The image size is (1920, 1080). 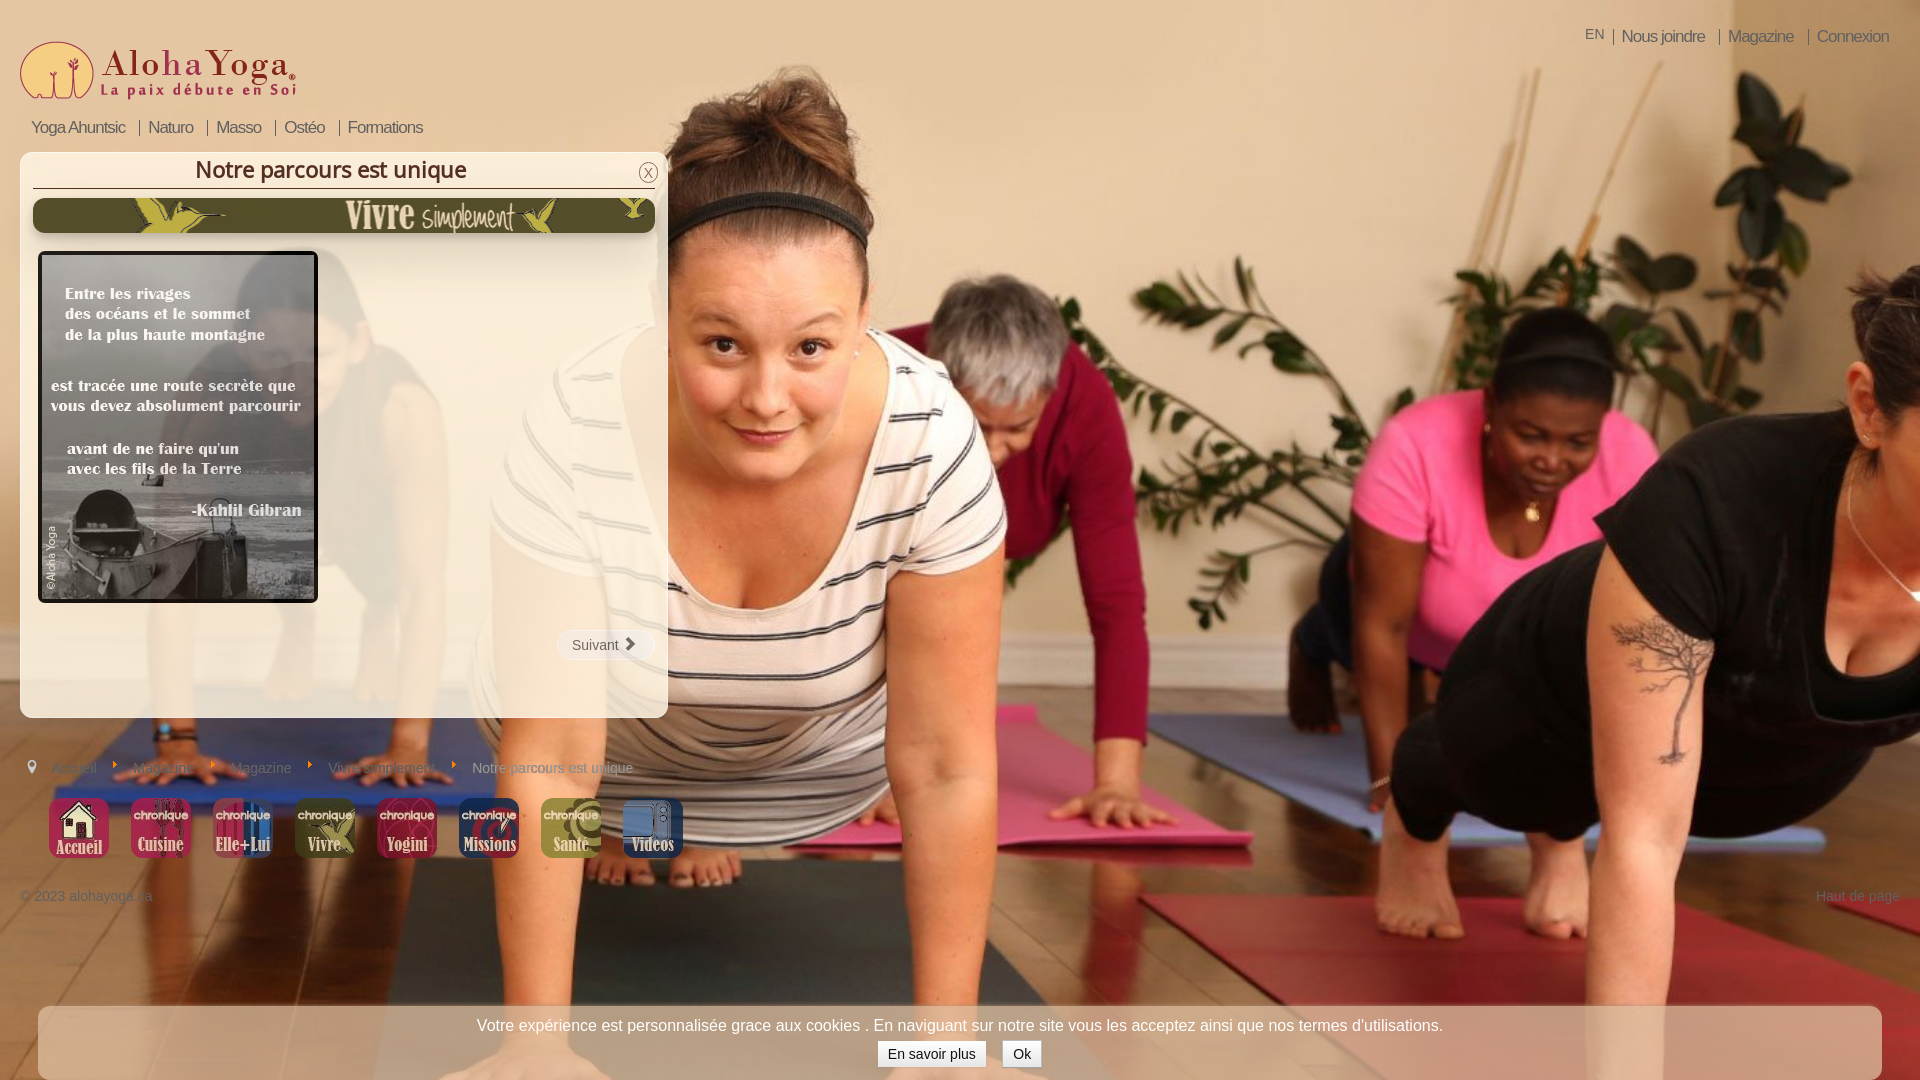 I want to click on 'X', so click(x=648, y=171).